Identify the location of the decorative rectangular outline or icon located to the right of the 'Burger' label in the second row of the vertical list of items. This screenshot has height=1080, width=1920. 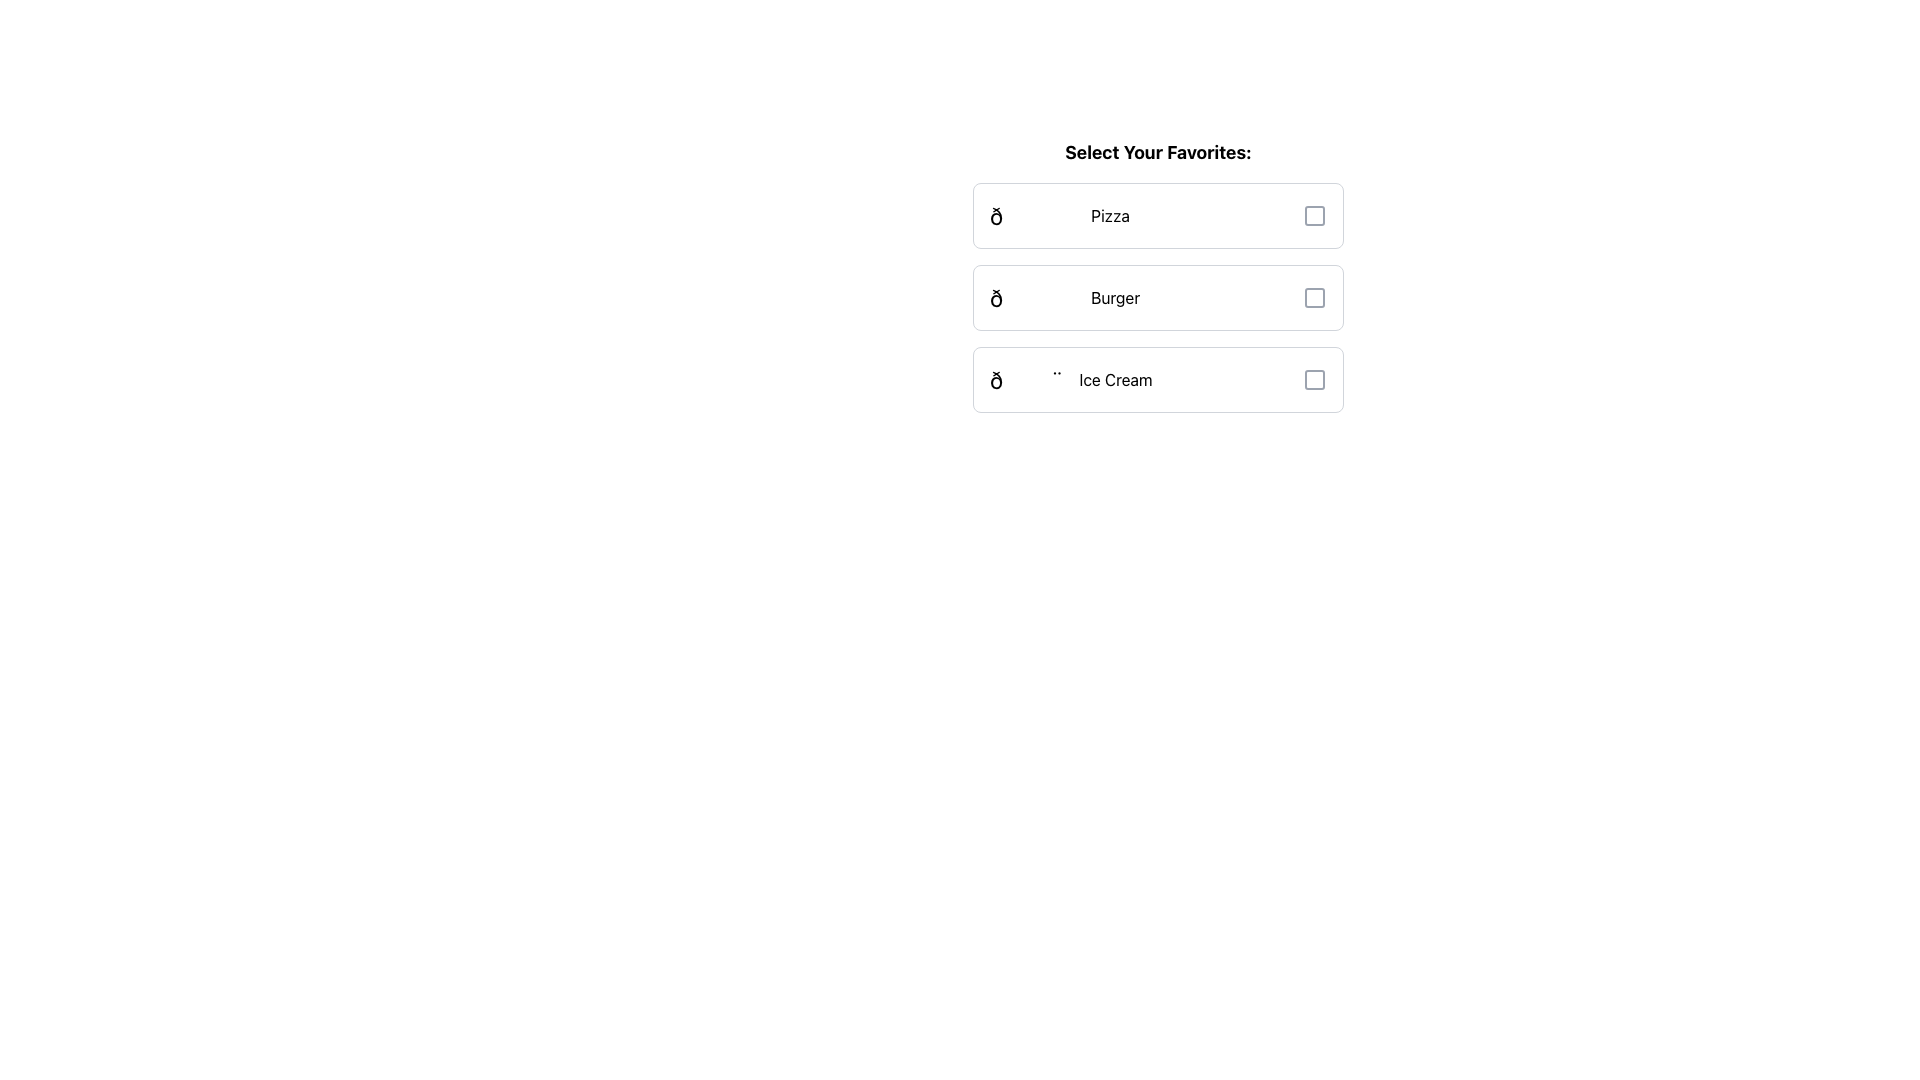
(1315, 297).